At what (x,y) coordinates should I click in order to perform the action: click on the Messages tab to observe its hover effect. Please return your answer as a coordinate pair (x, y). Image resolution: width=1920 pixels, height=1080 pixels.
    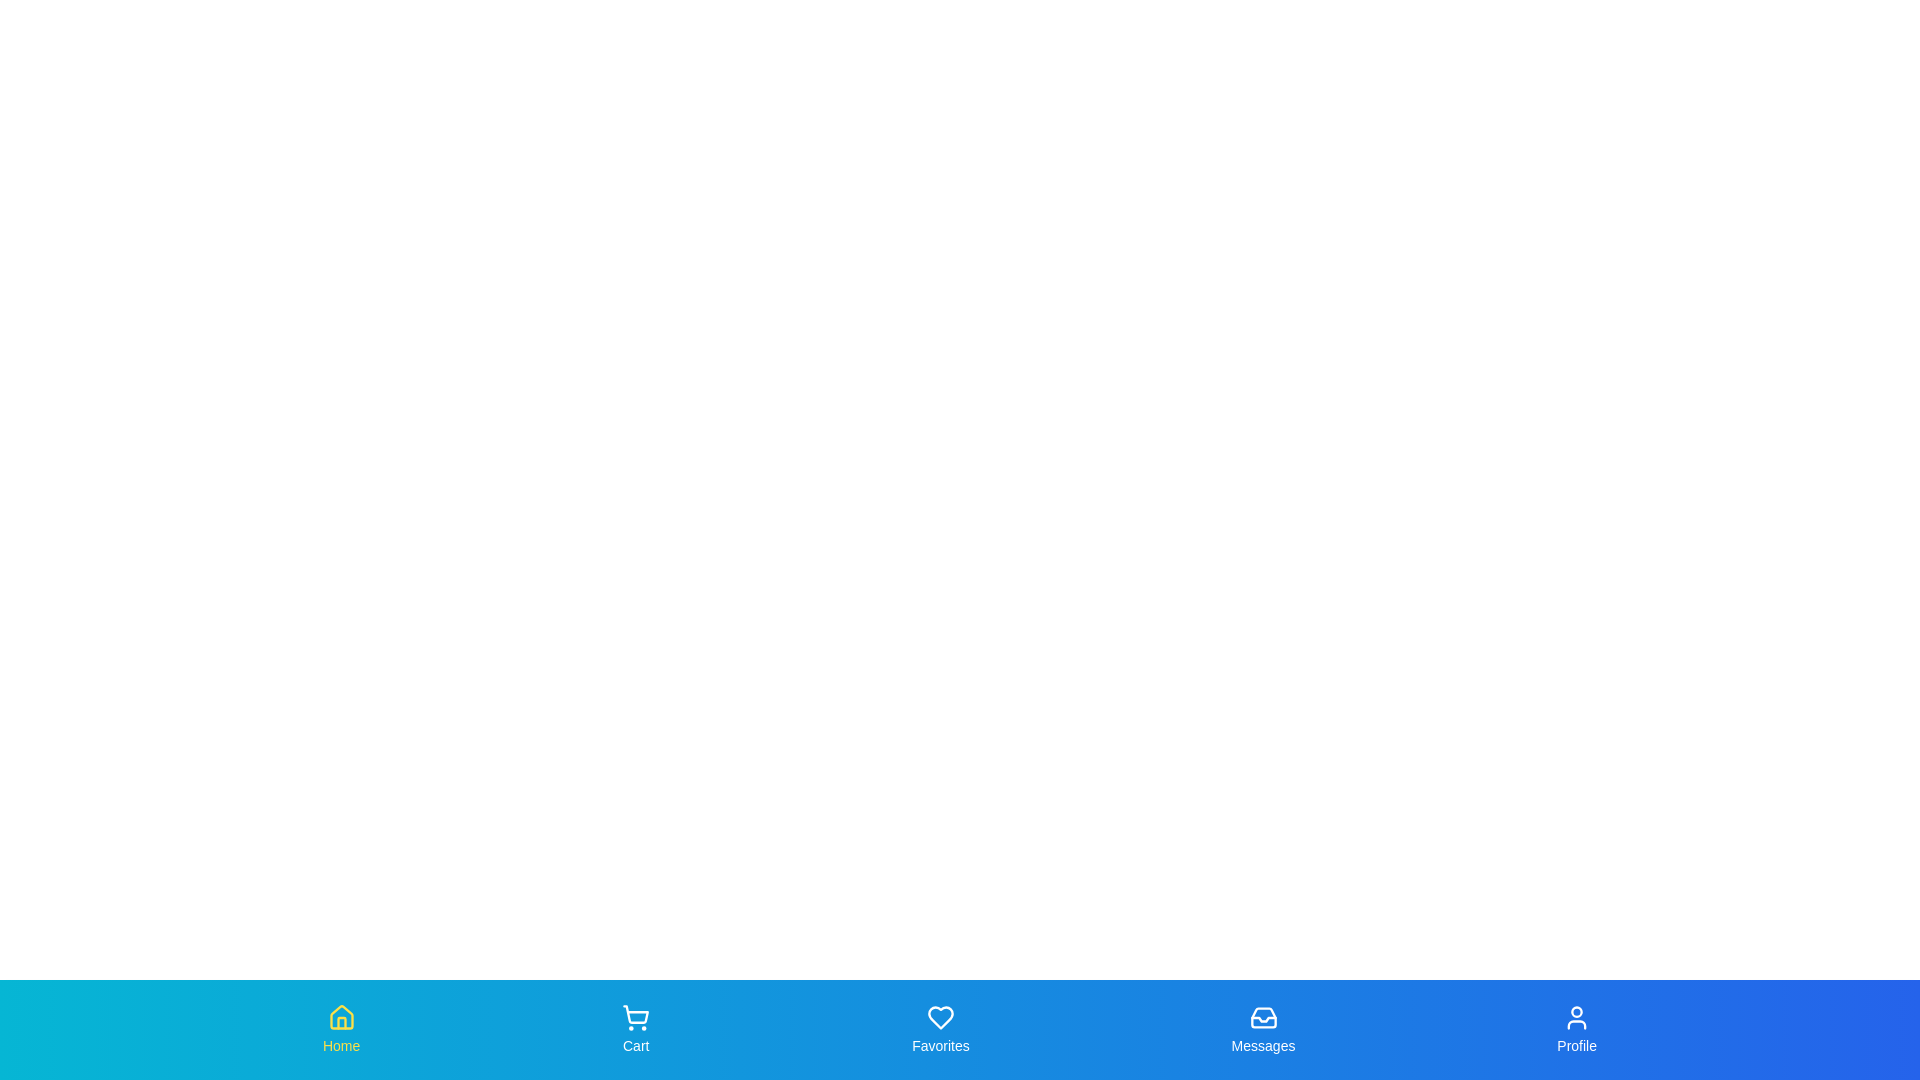
    Looking at the image, I should click on (1262, 1029).